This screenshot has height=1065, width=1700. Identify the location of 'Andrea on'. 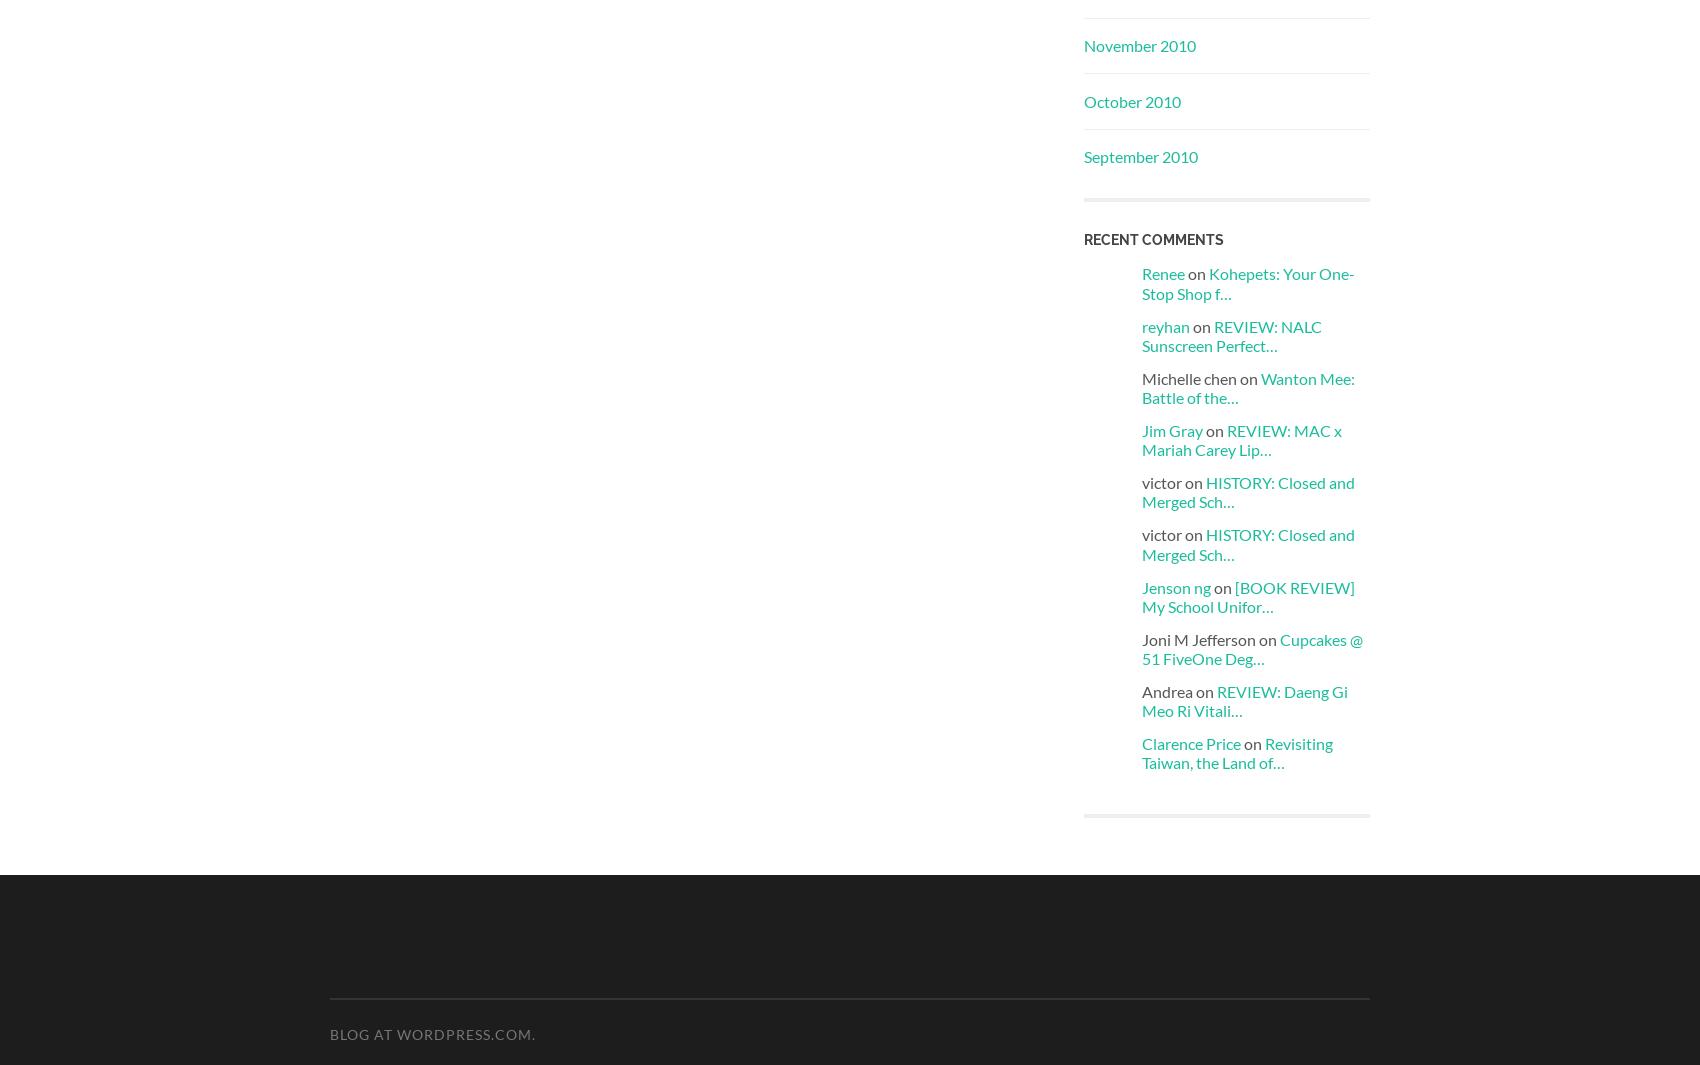
(1178, 690).